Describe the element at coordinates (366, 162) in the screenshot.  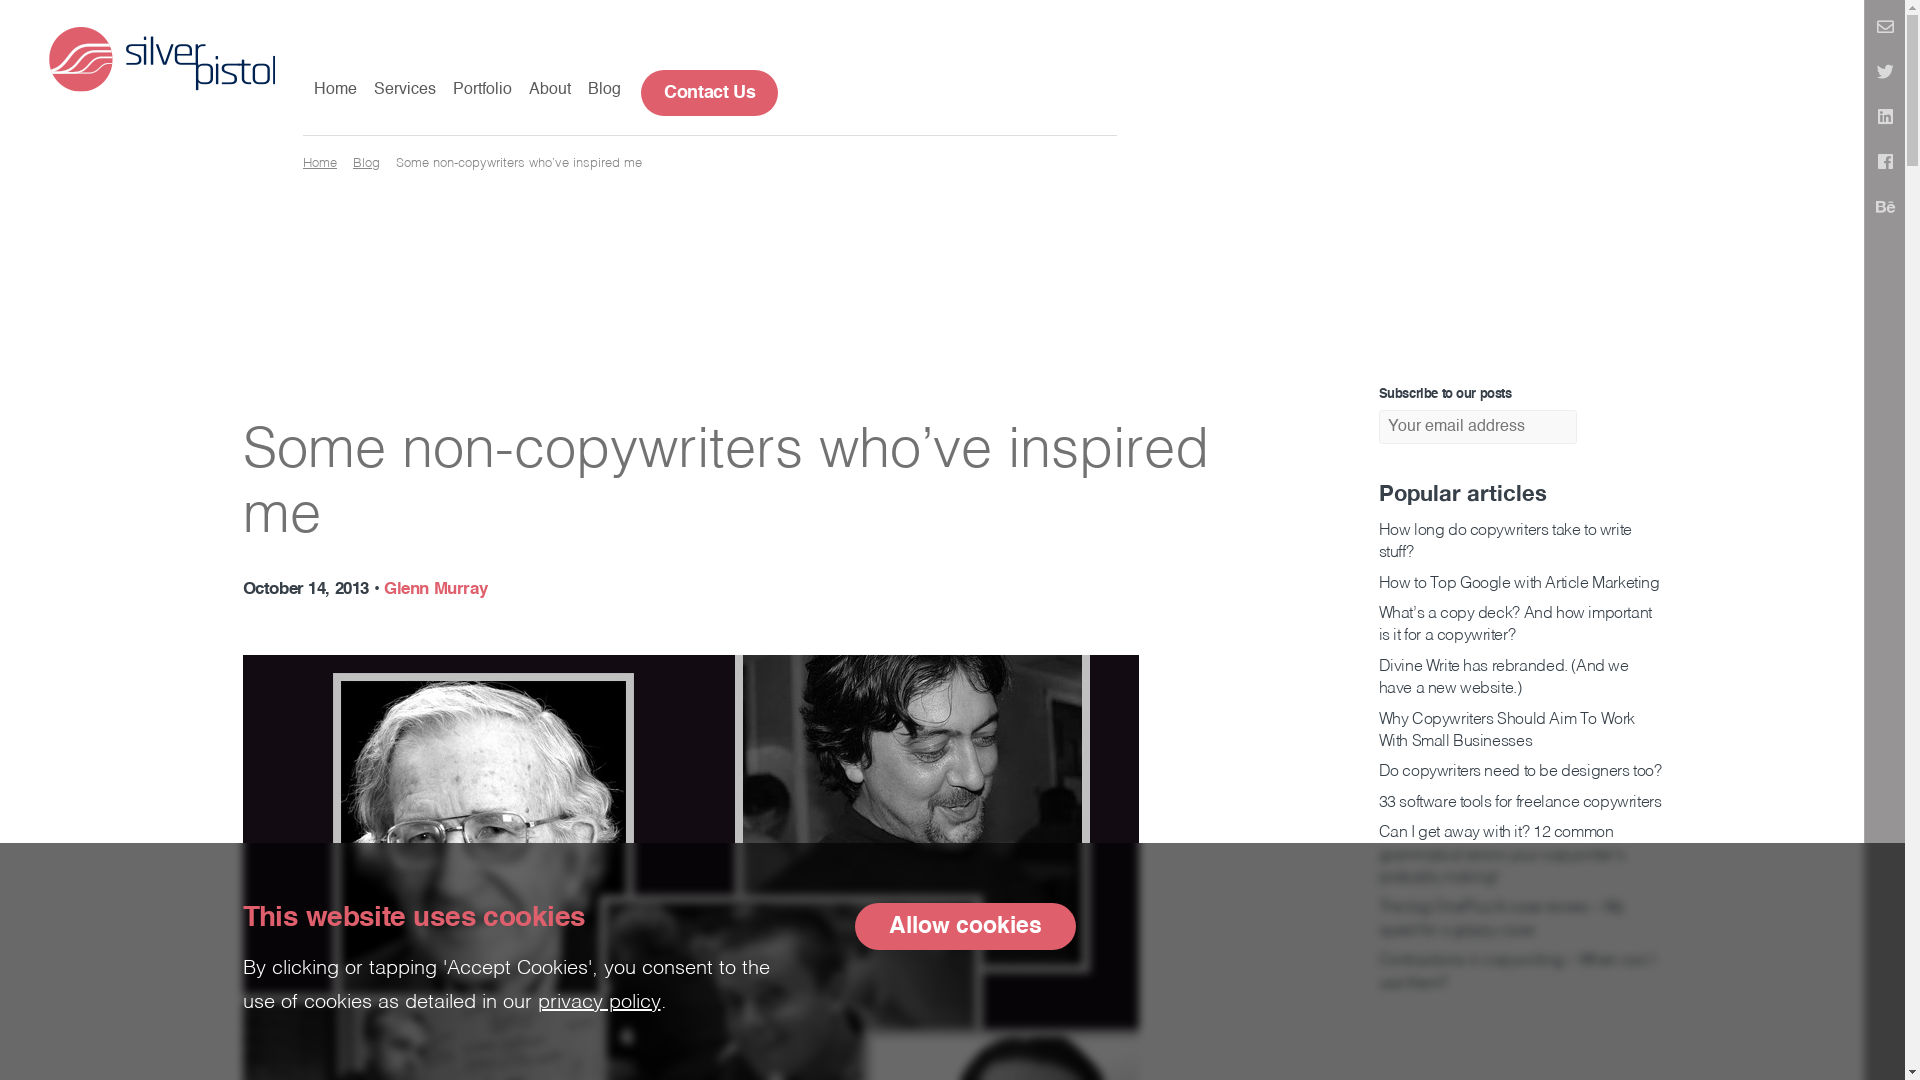
I see `'Blog'` at that location.